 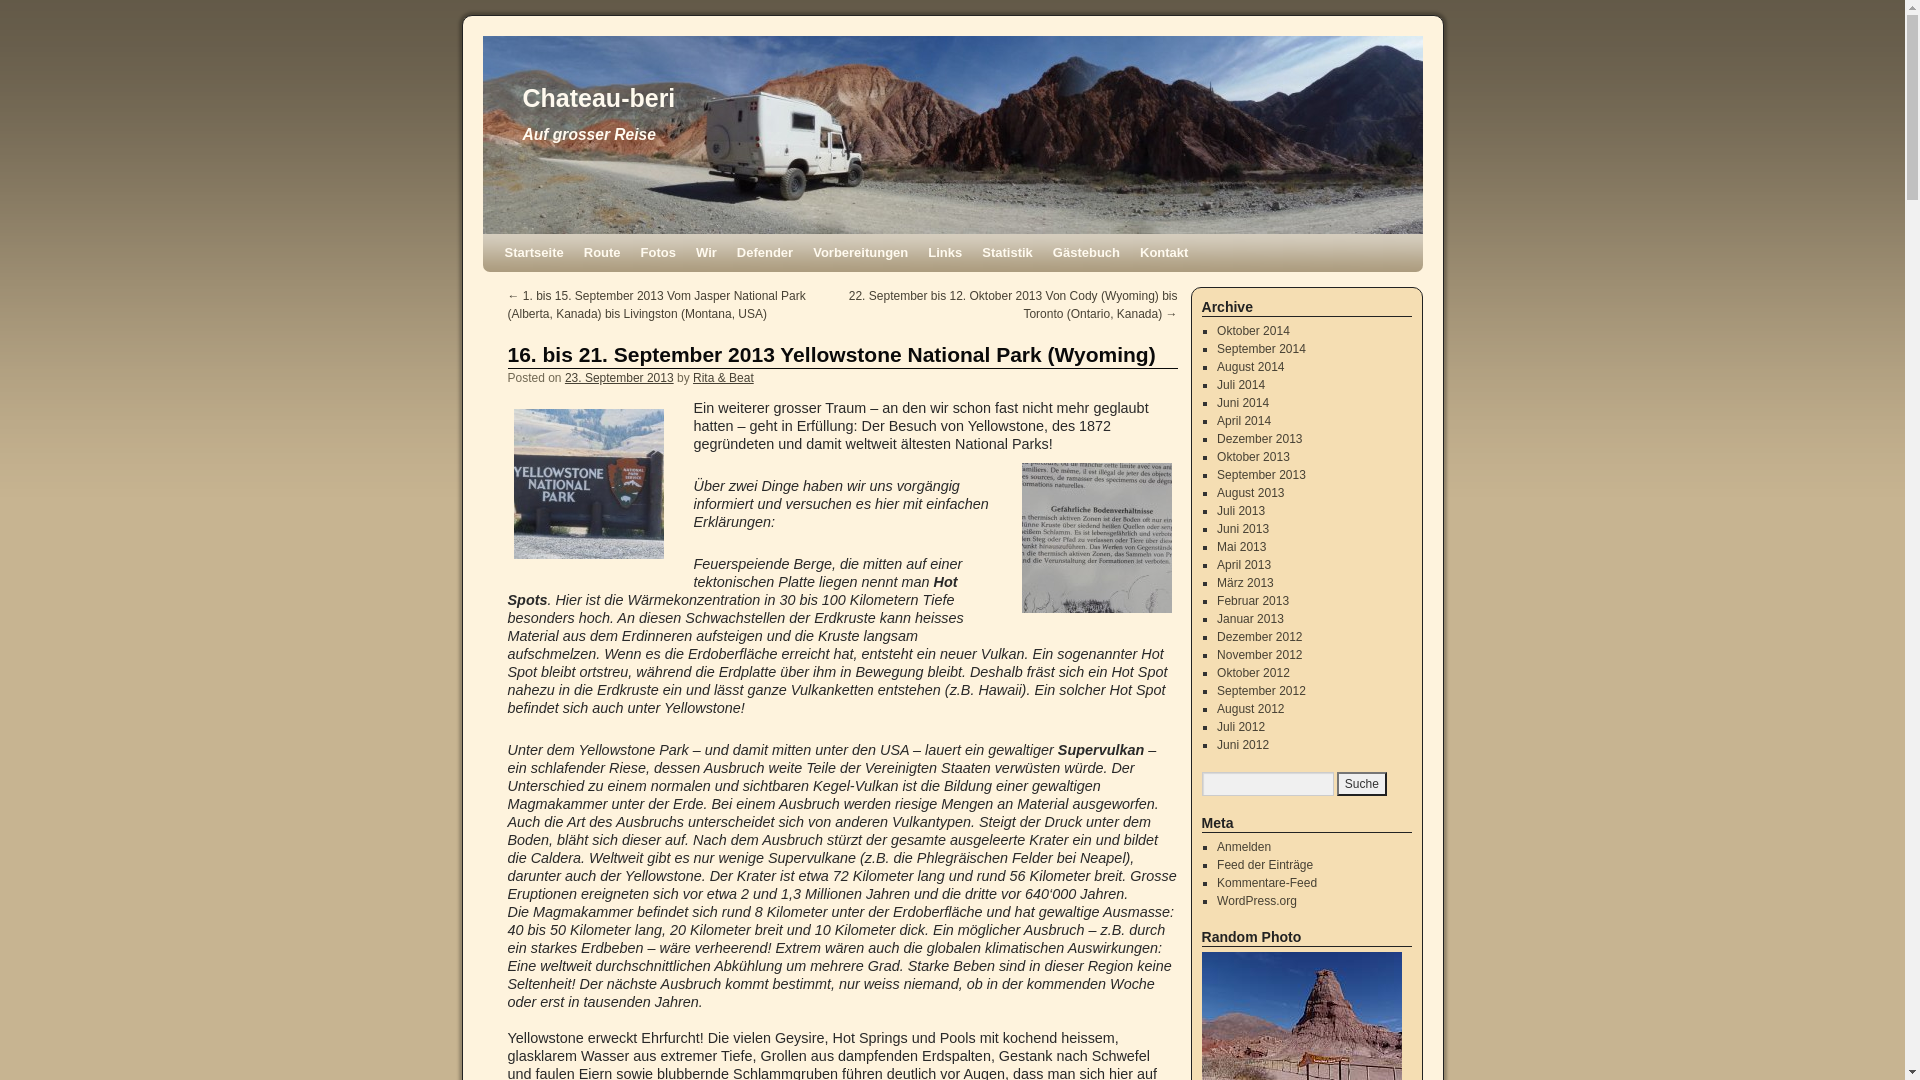 What do you see at coordinates (1216, 672) in the screenshot?
I see `'Oktober 2012'` at bounding box center [1216, 672].